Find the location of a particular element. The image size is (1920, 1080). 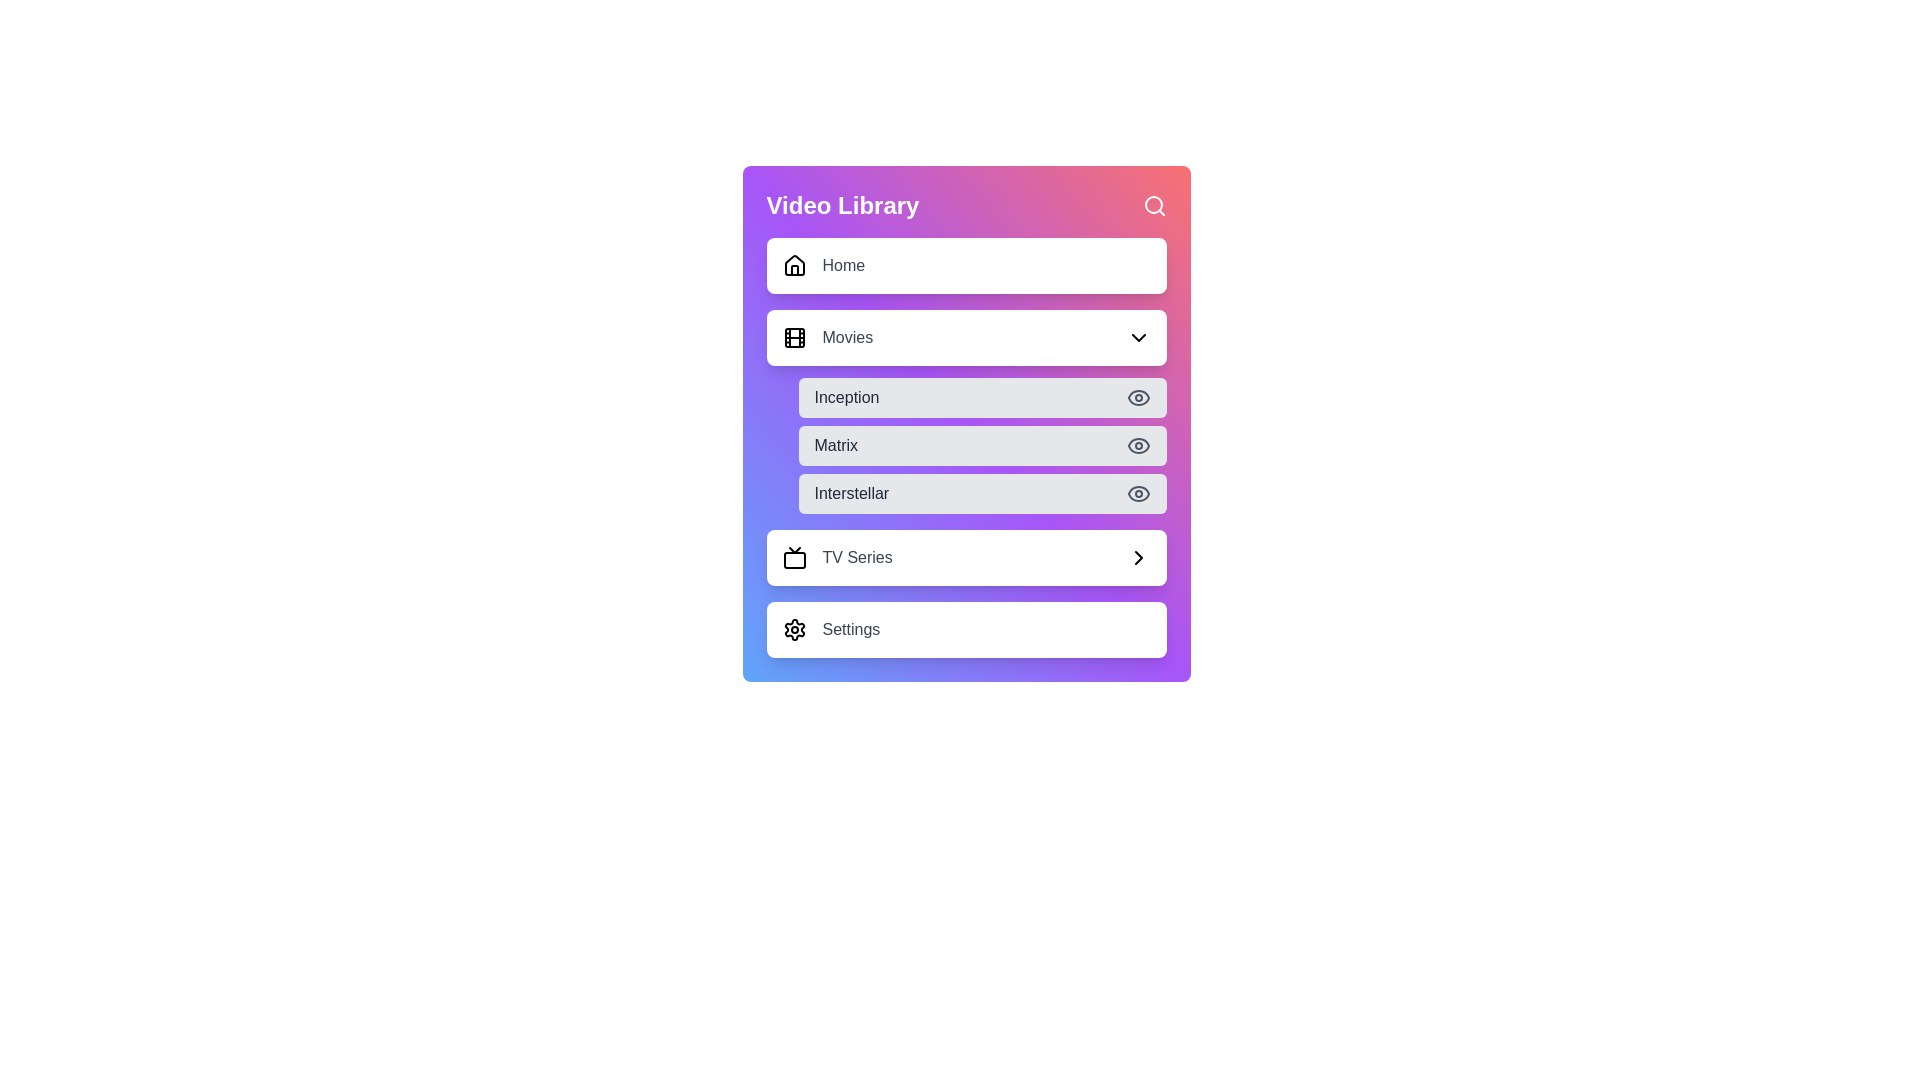

the list item labeled 'Matrix' in the 'Movies' section of the 'Video Library' interface to trigger an action is located at coordinates (966, 445).